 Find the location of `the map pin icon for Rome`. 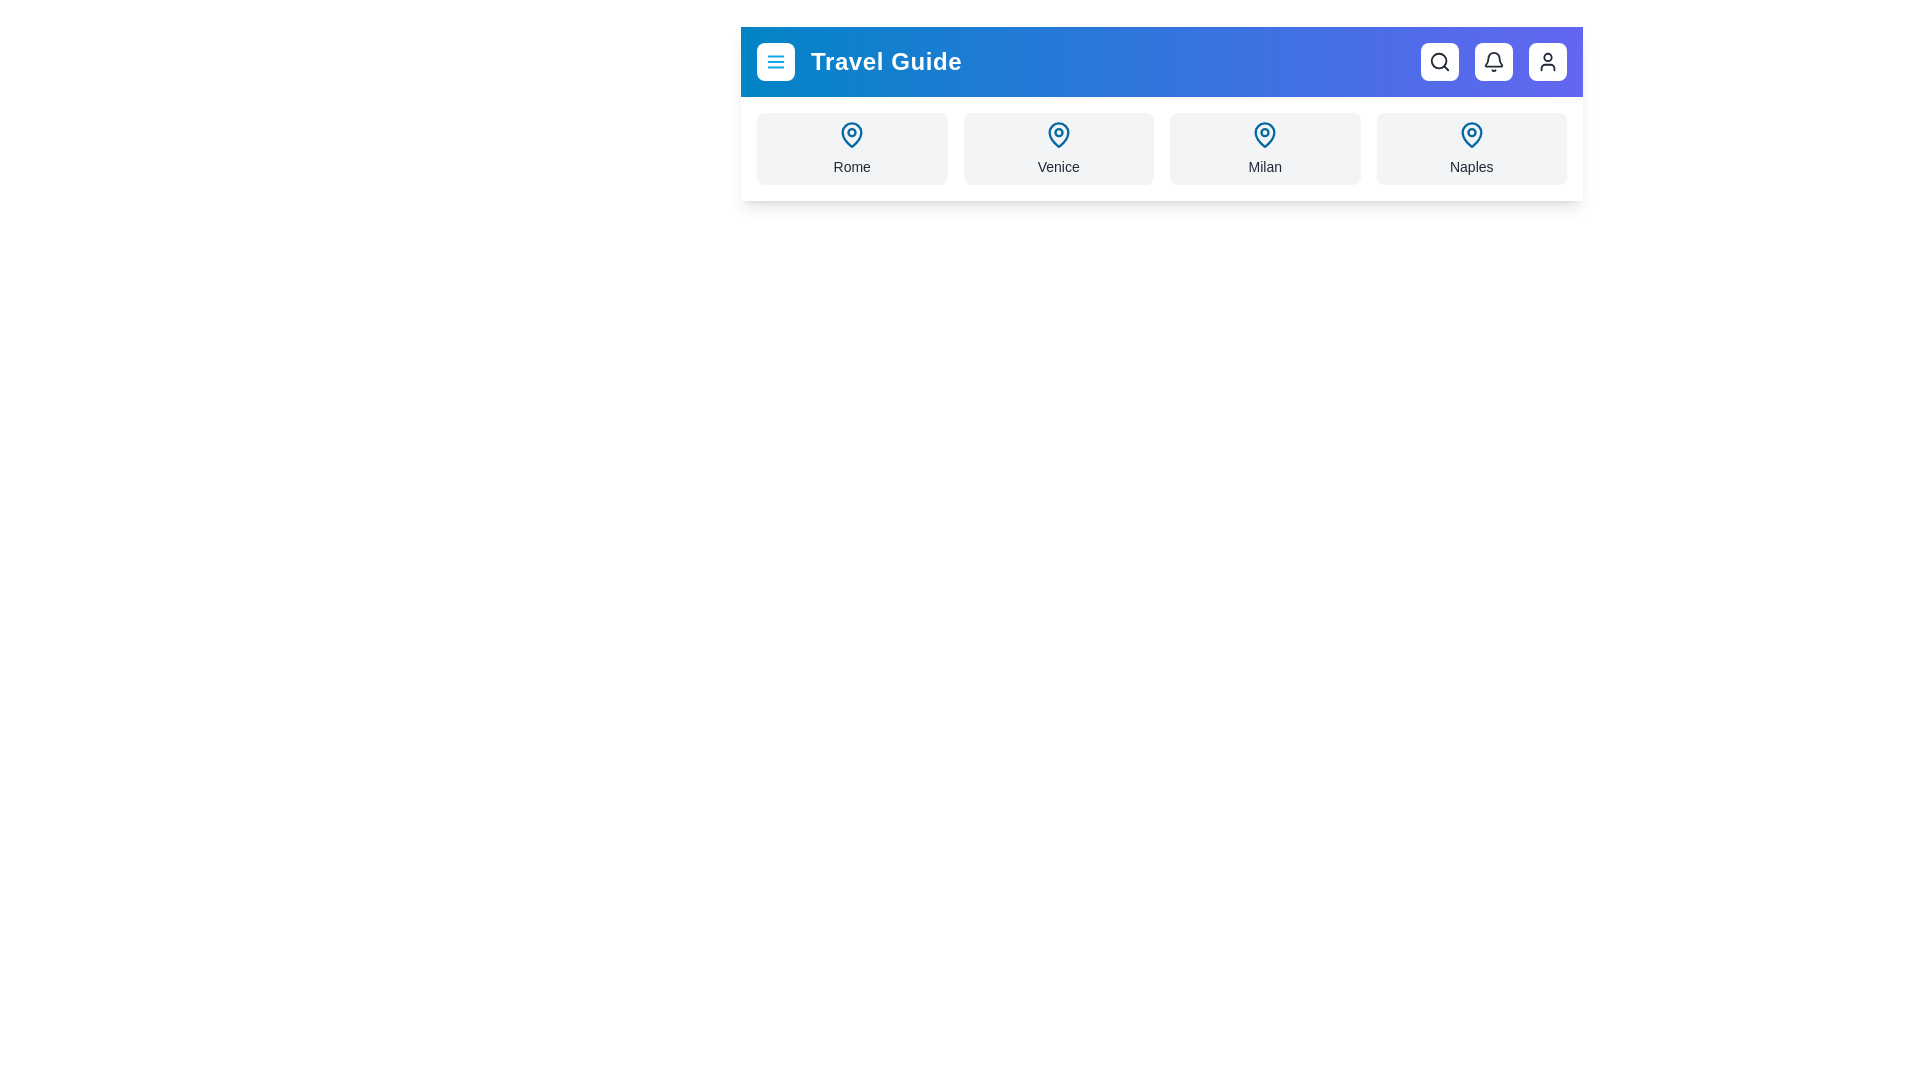

the map pin icon for Rome is located at coordinates (852, 135).